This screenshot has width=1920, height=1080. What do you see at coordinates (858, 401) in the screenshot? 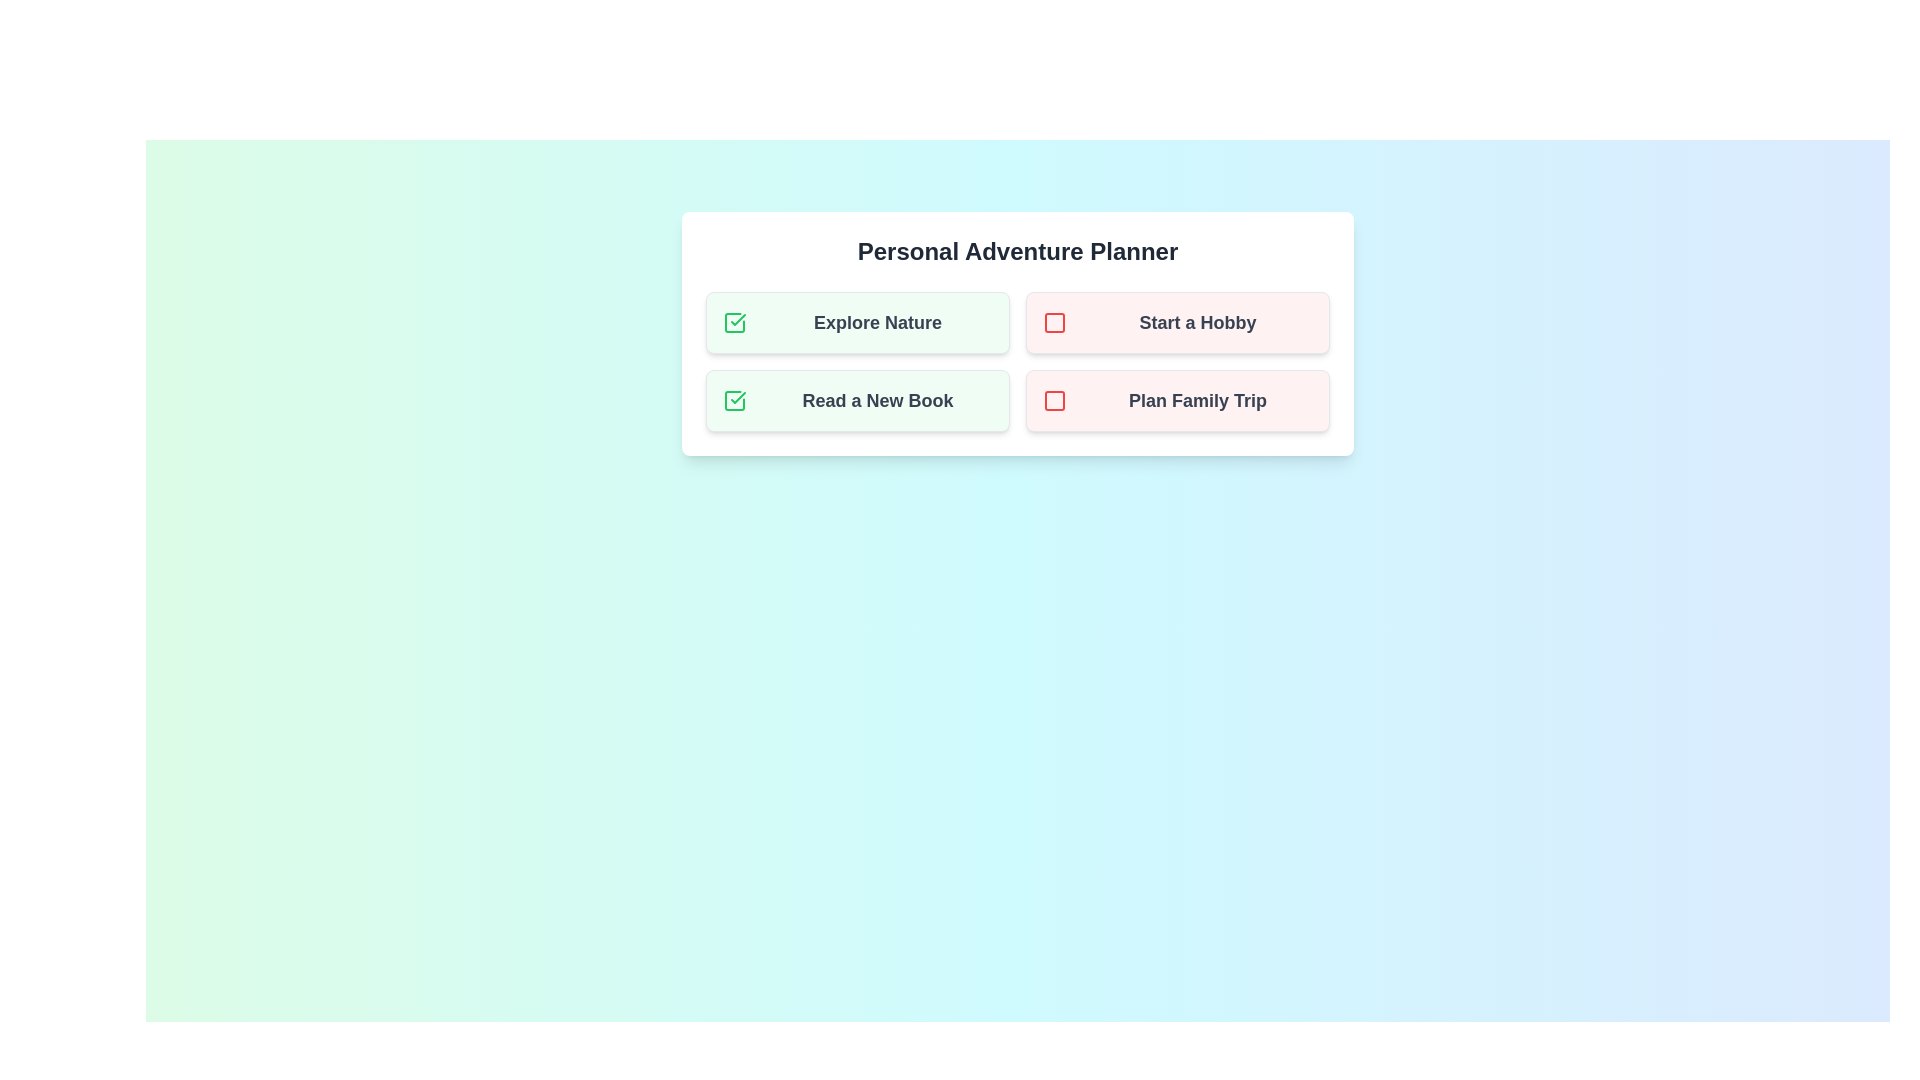
I see `the task Read a New Book to observe any hover effects` at bounding box center [858, 401].